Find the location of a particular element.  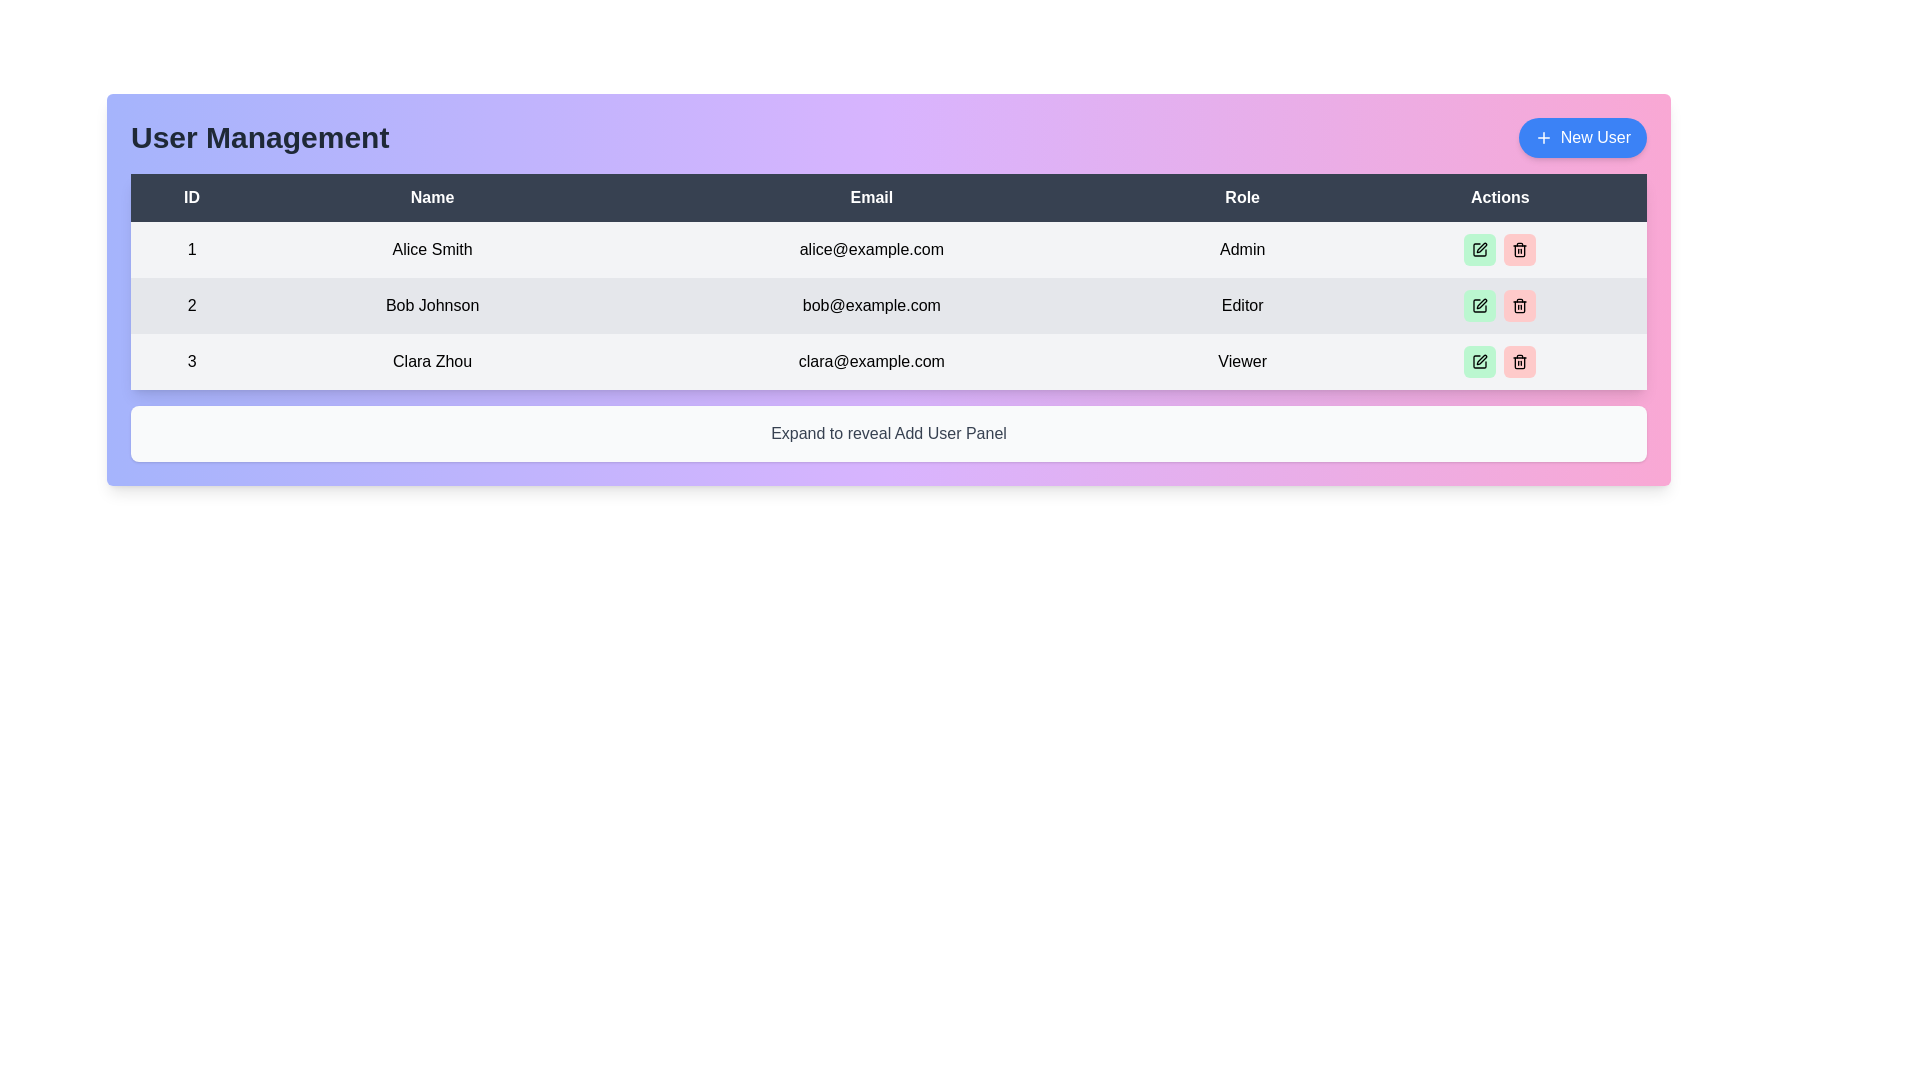

the 'Role' header in the table, which is the fourth element in the row layout, indicating the titles of listed entities is located at coordinates (1241, 197).